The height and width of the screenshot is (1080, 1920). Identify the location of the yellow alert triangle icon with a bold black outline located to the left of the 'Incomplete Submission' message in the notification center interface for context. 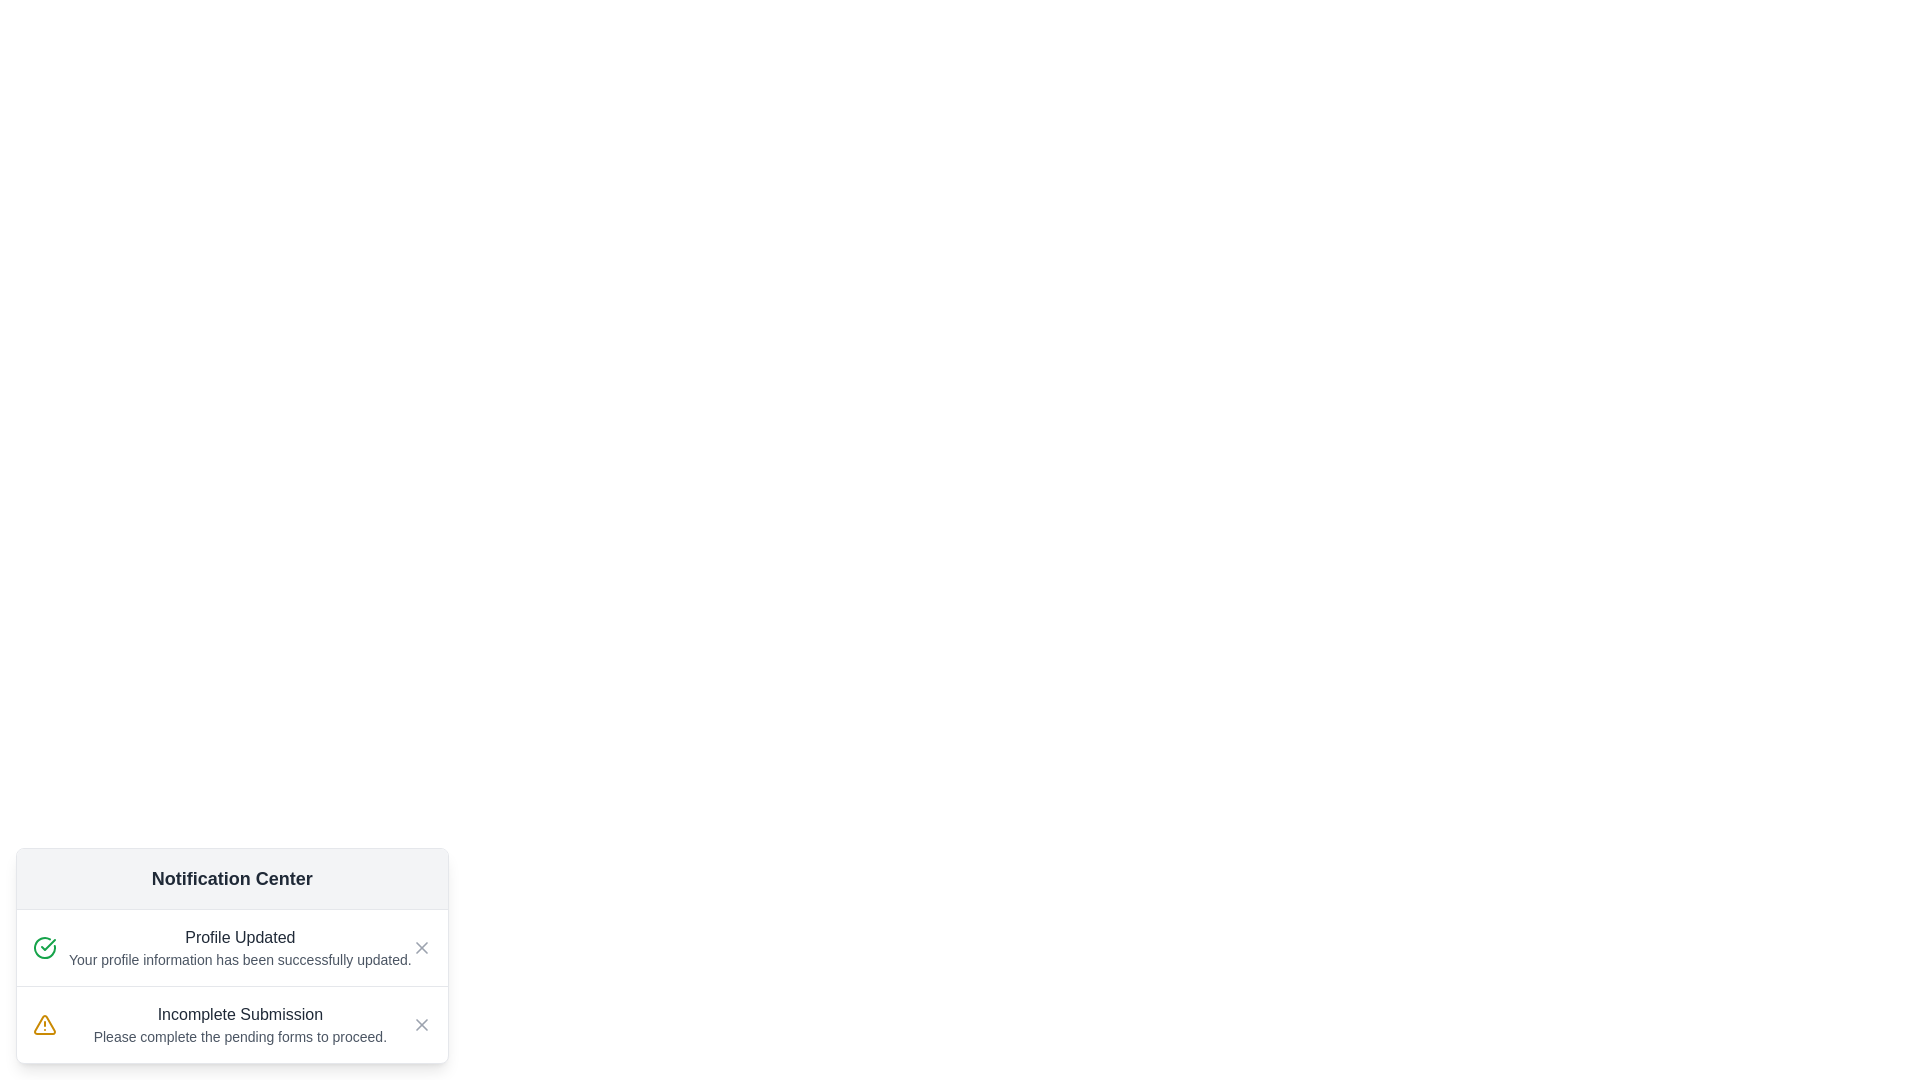
(44, 1025).